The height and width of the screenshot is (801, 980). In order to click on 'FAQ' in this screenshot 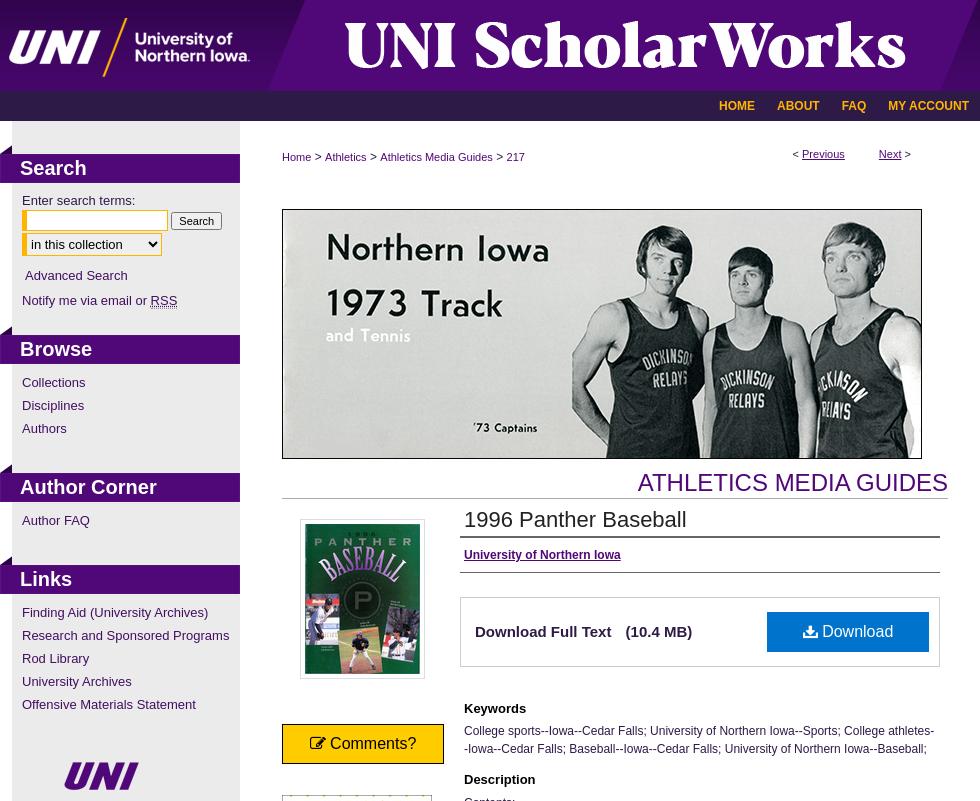, I will do `click(853, 105)`.